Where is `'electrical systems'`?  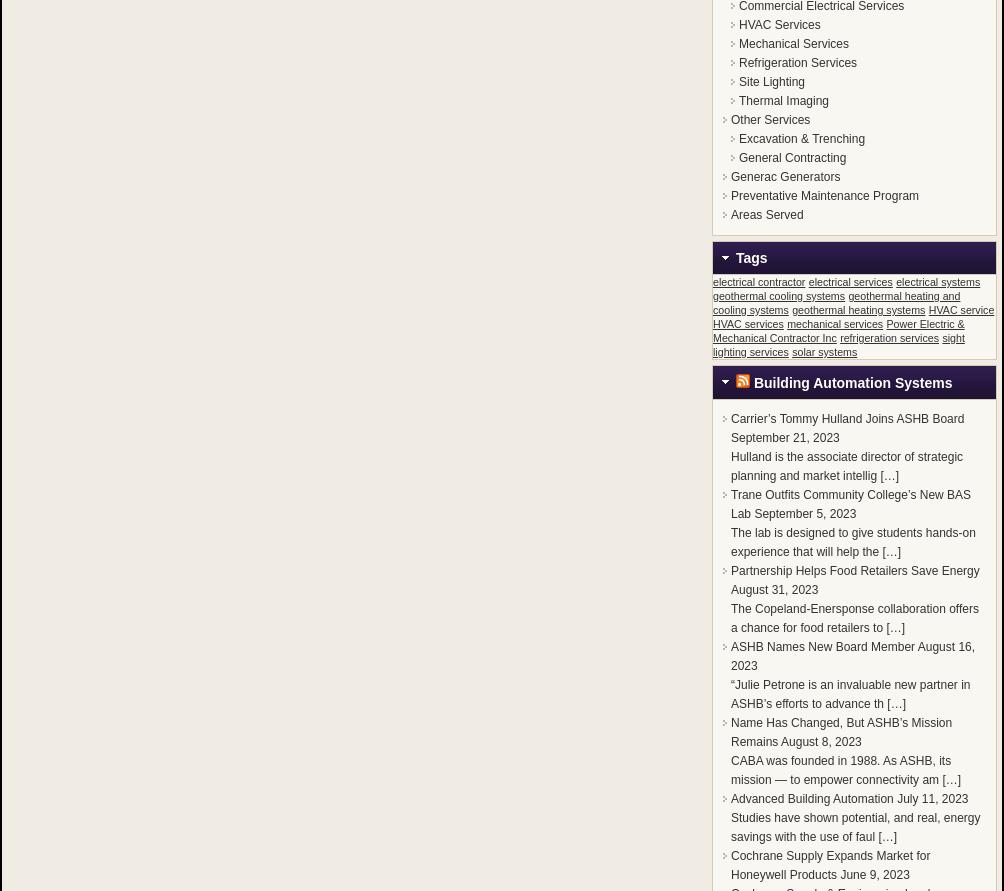 'electrical systems' is located at coordinates (894, 281).